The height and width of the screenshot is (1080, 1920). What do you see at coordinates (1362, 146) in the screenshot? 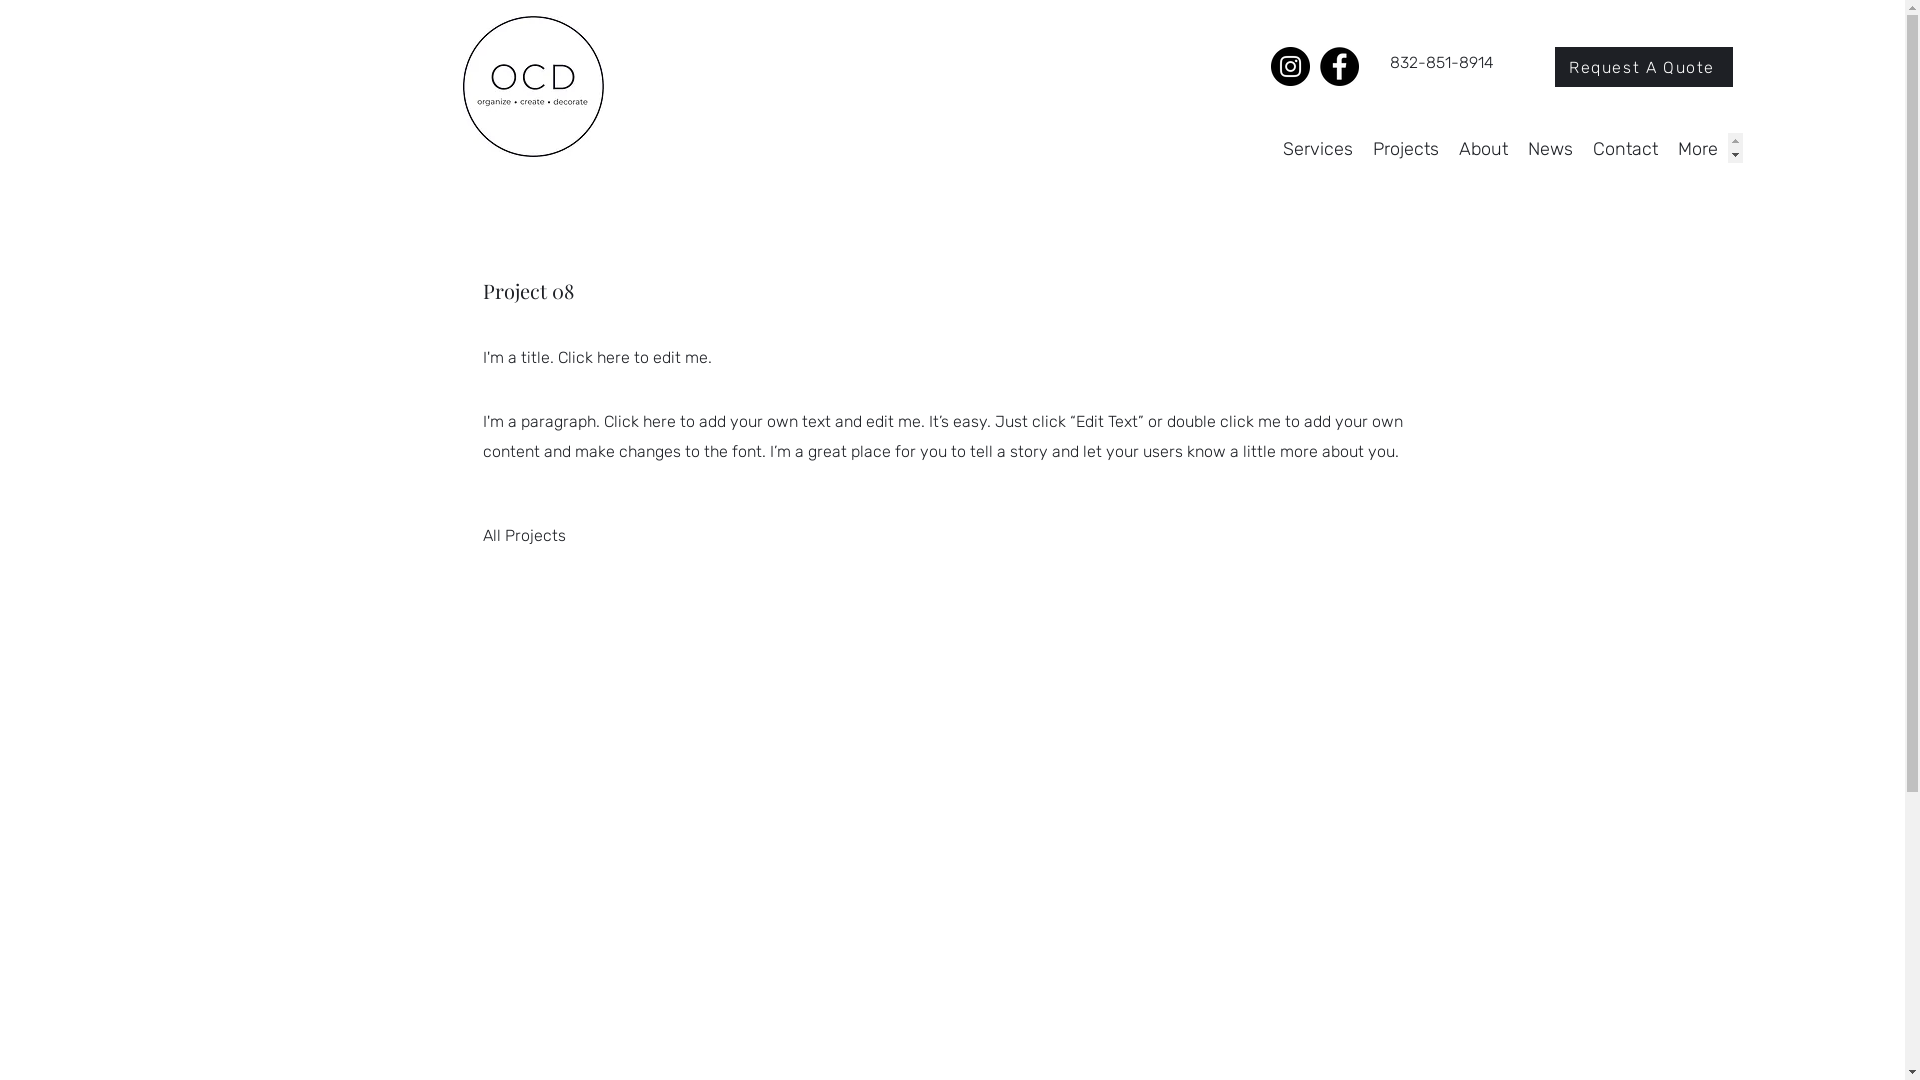
I see `'Projects'` at bounding box center [1362, 146].